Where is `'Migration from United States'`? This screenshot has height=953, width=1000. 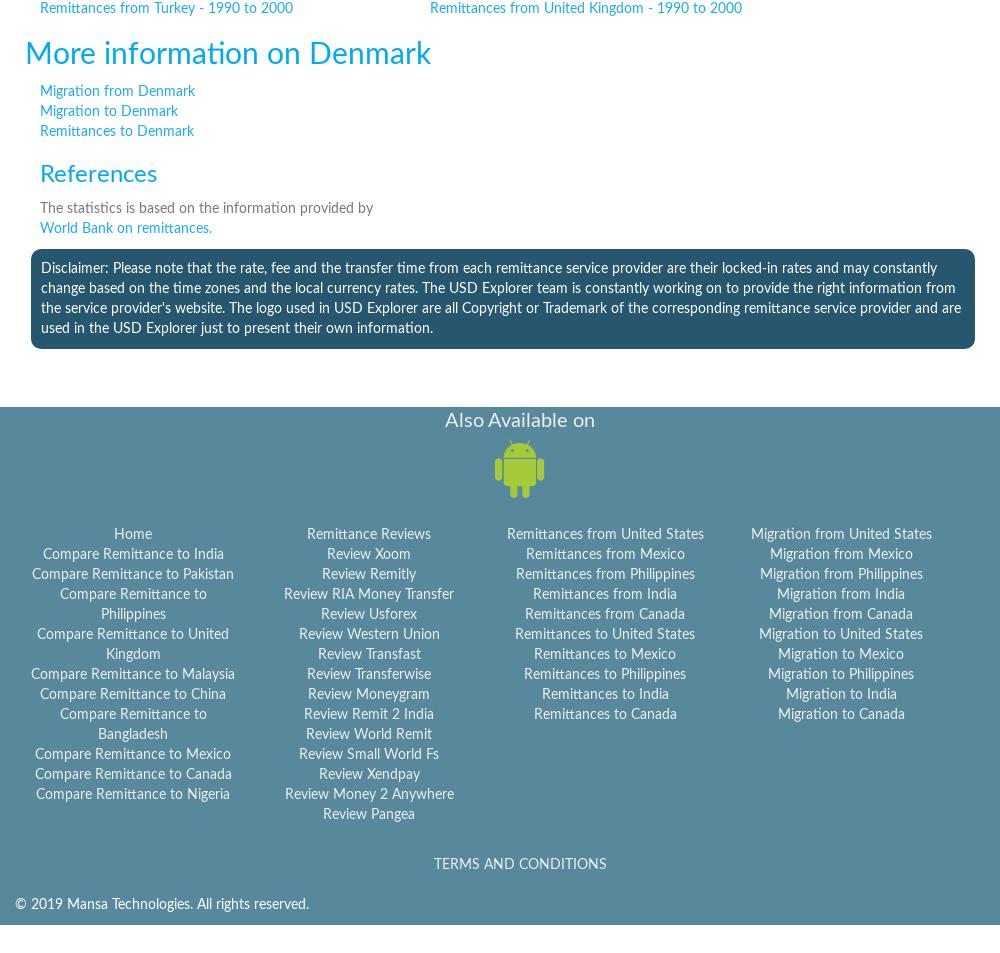 'Migration from United States' is located at coordinates (839, 535).